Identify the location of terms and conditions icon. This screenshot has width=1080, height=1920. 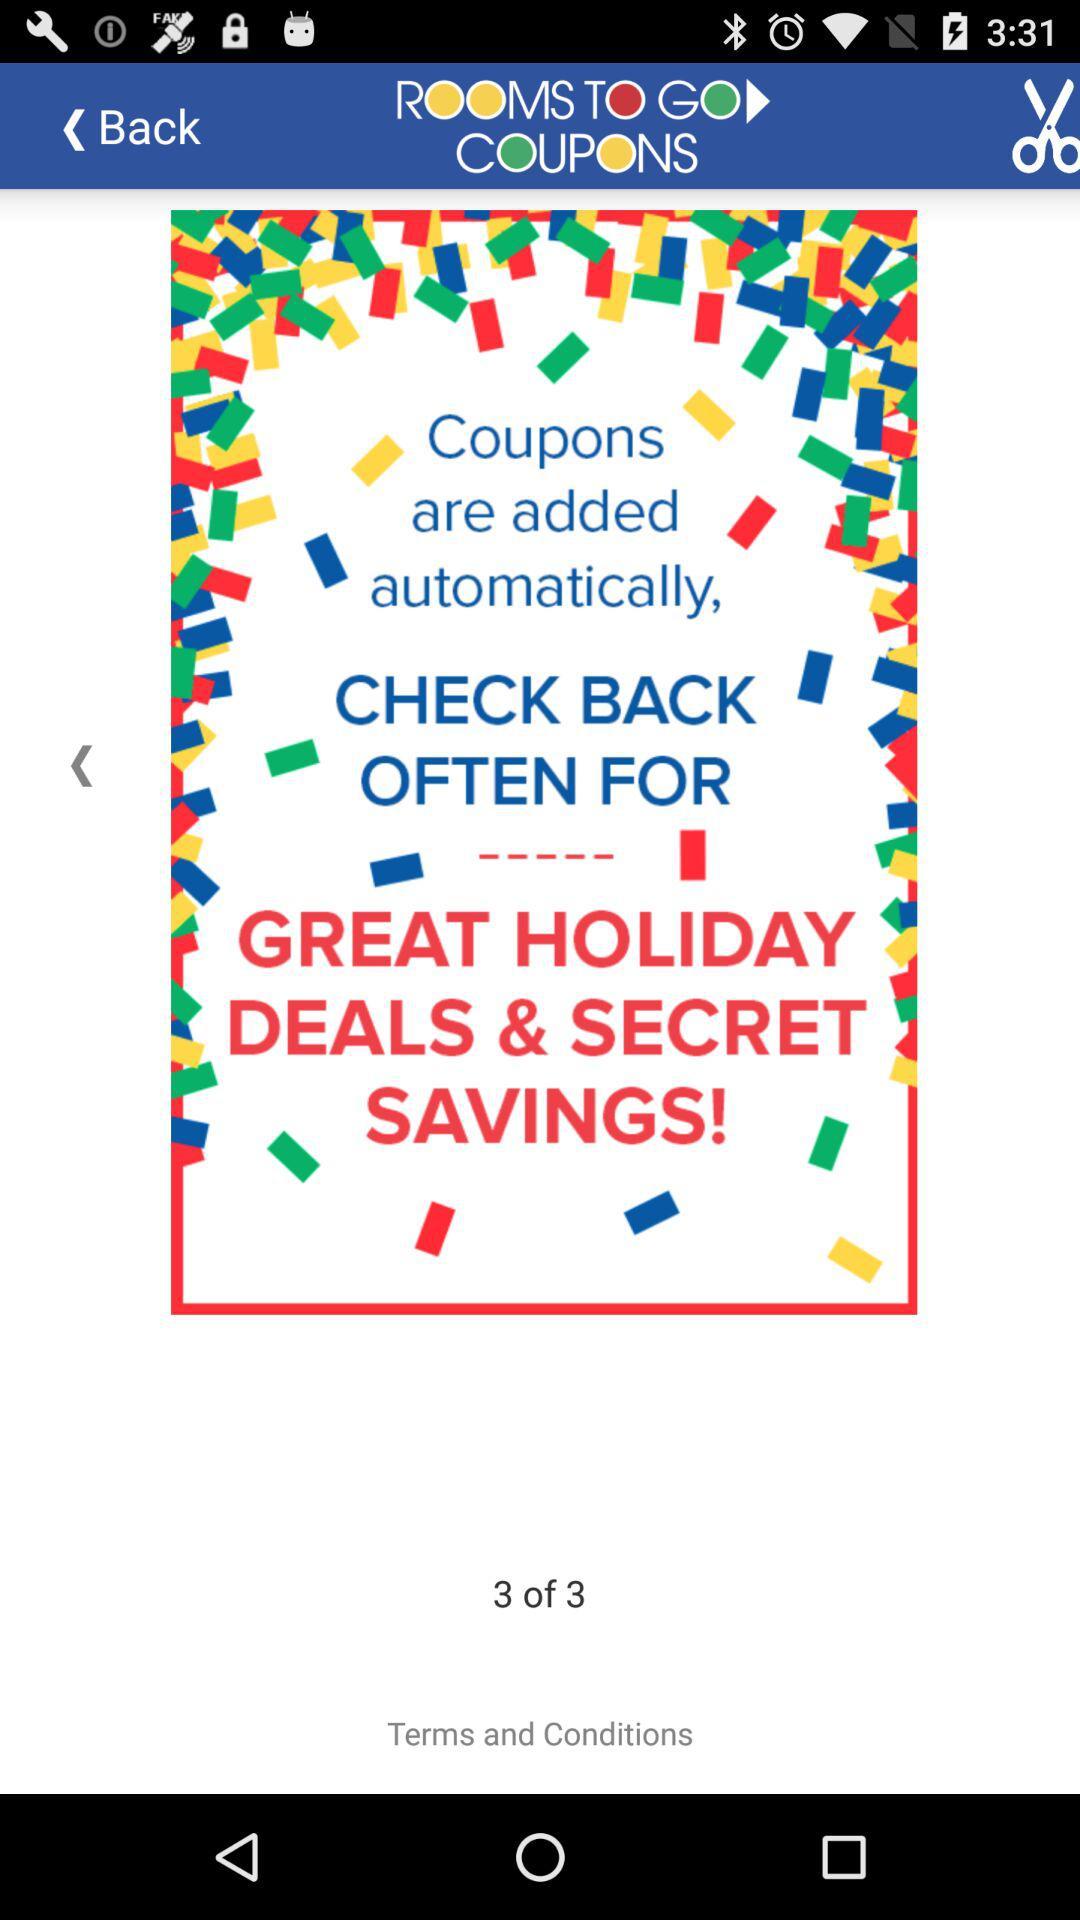
(540, 1732).